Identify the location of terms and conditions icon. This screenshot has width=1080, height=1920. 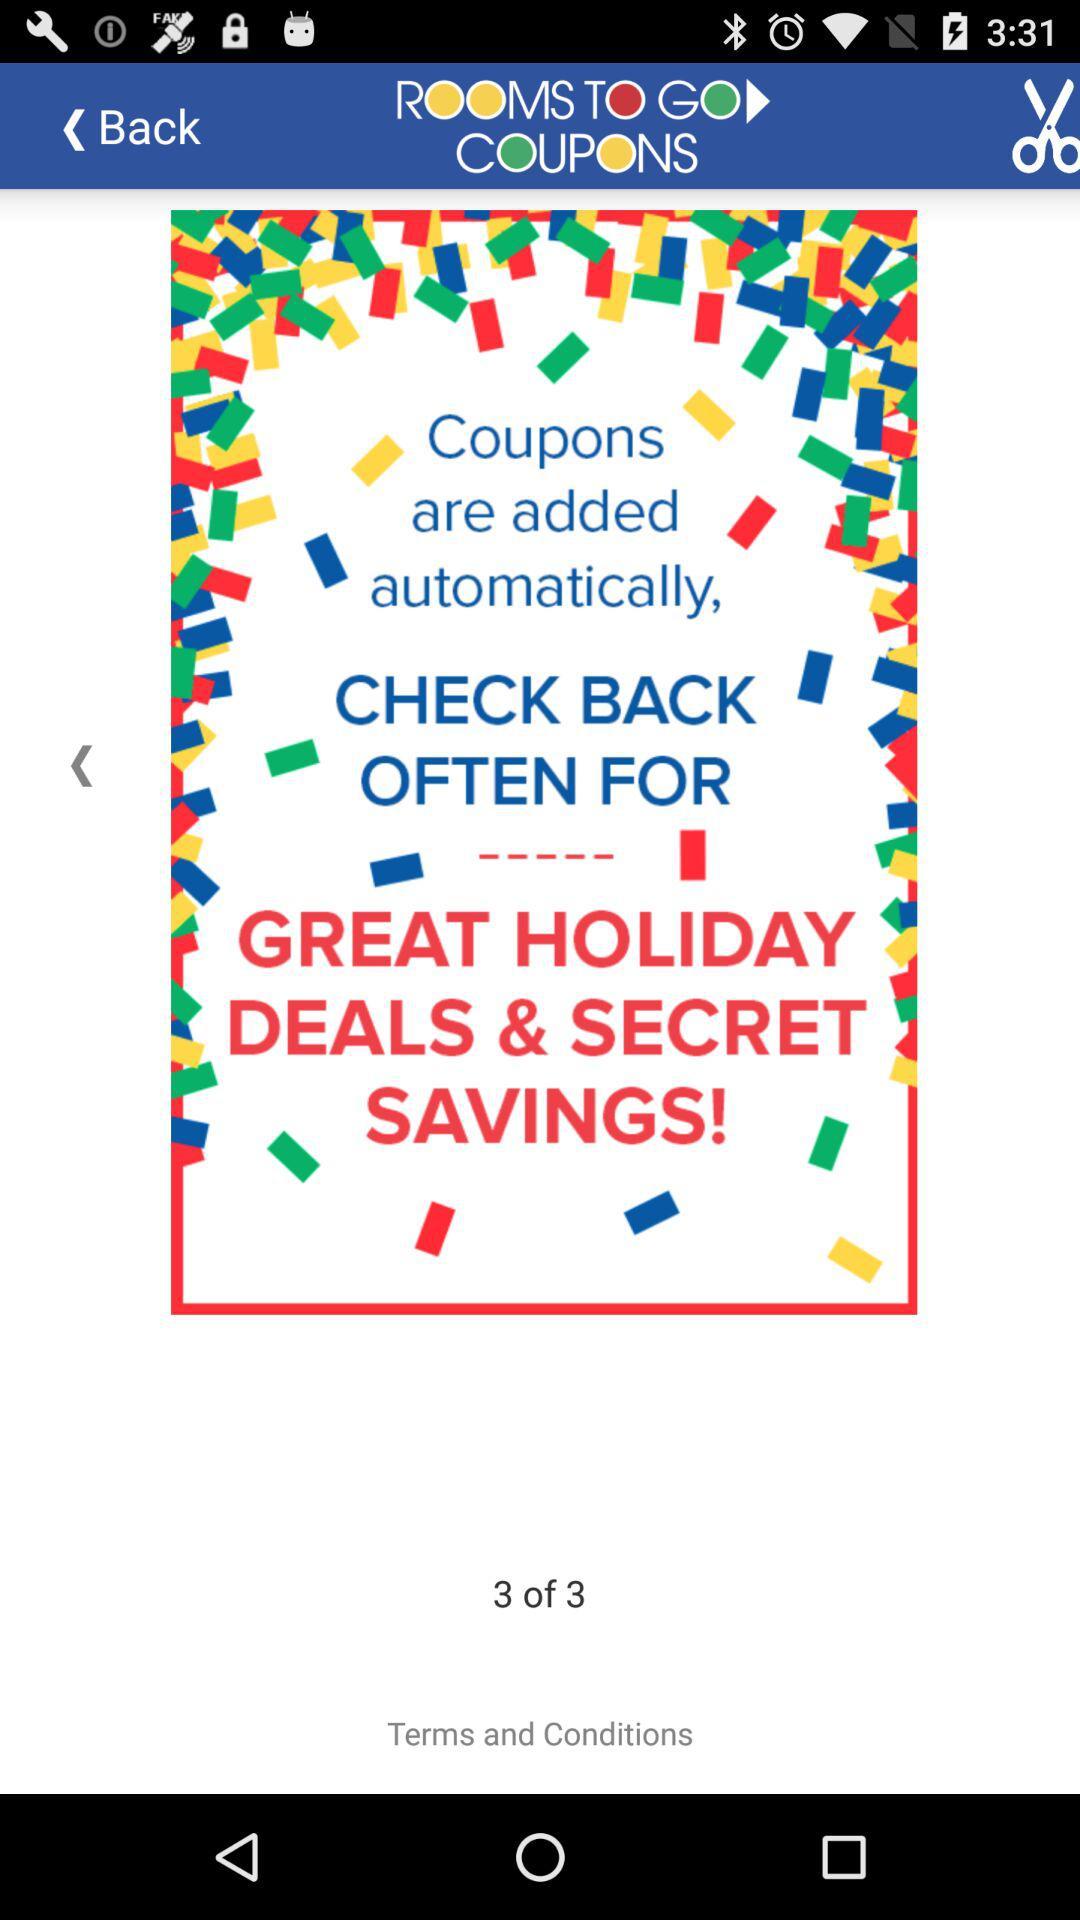
(540, 1732).